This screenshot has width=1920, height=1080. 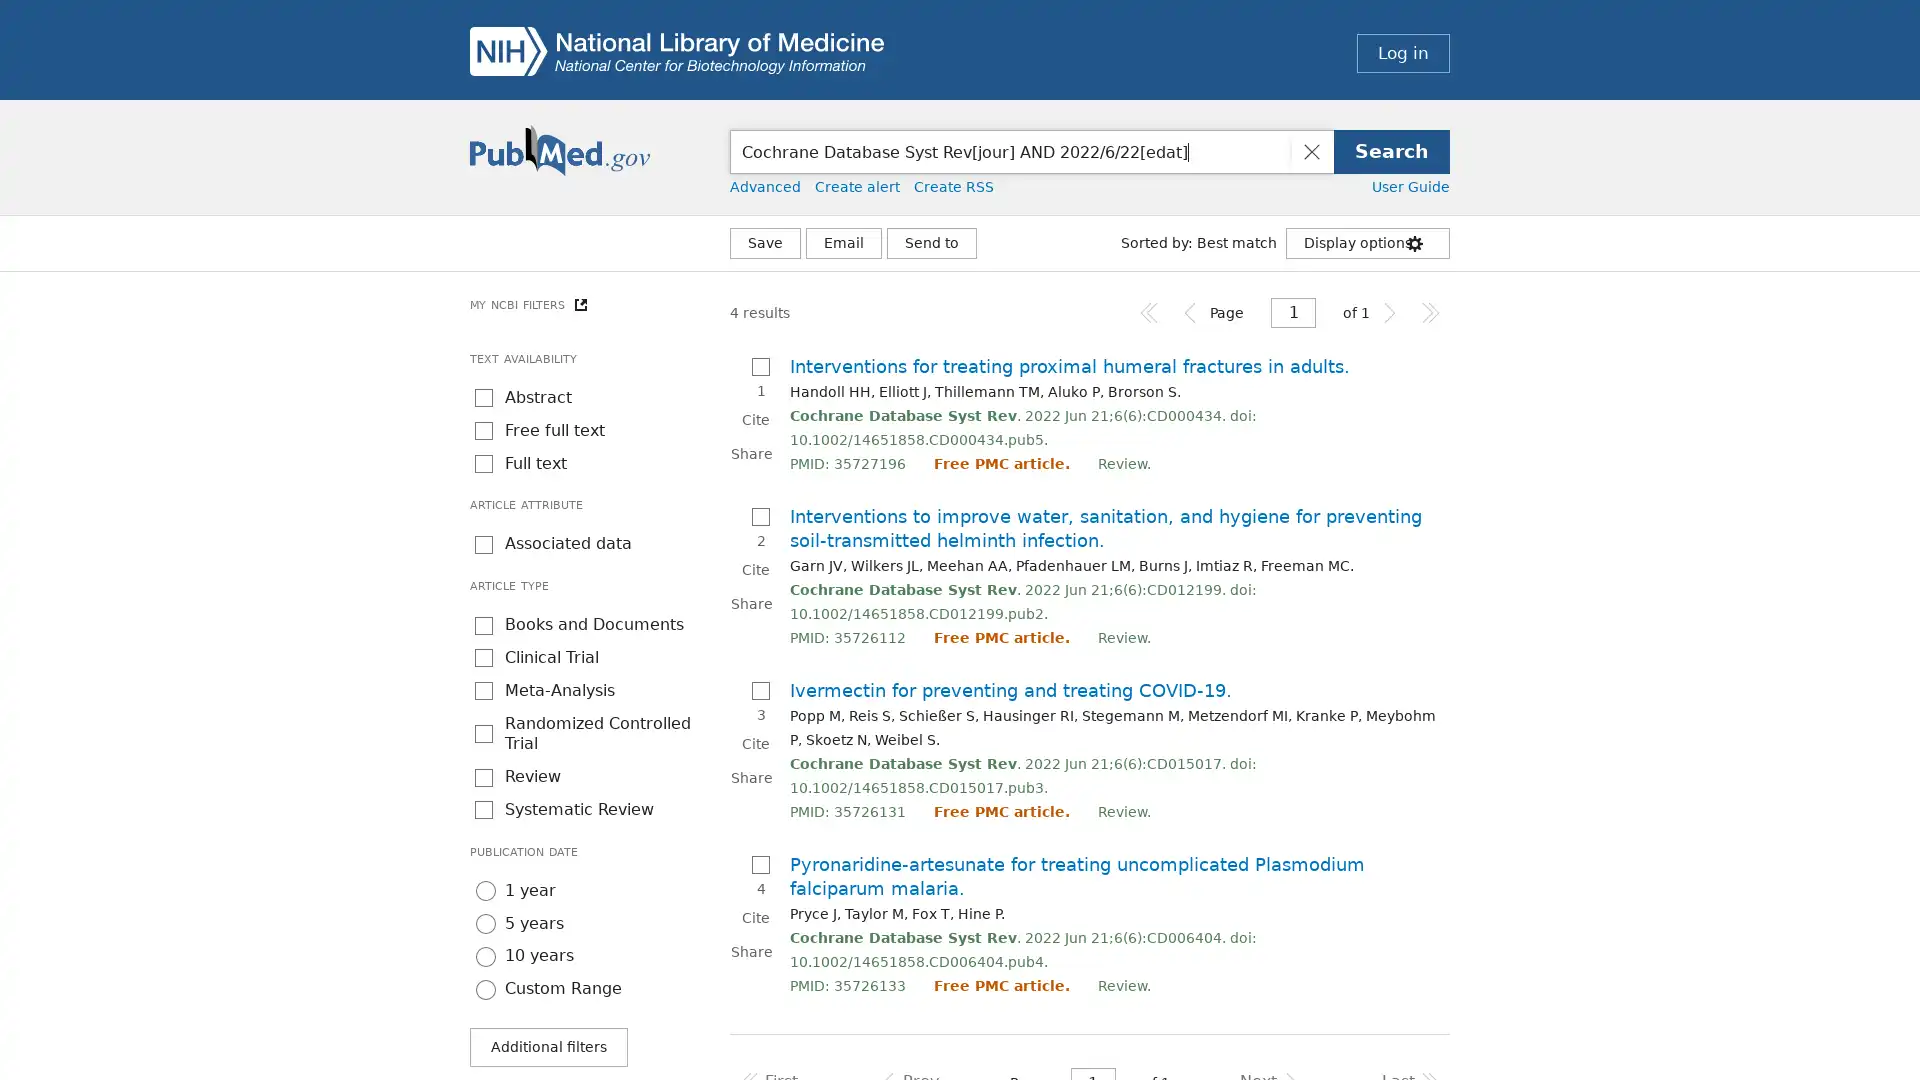 What do you see at coordinates (764, 242) in the screenshot?
I see `Save` at bounding box center [764, 242].